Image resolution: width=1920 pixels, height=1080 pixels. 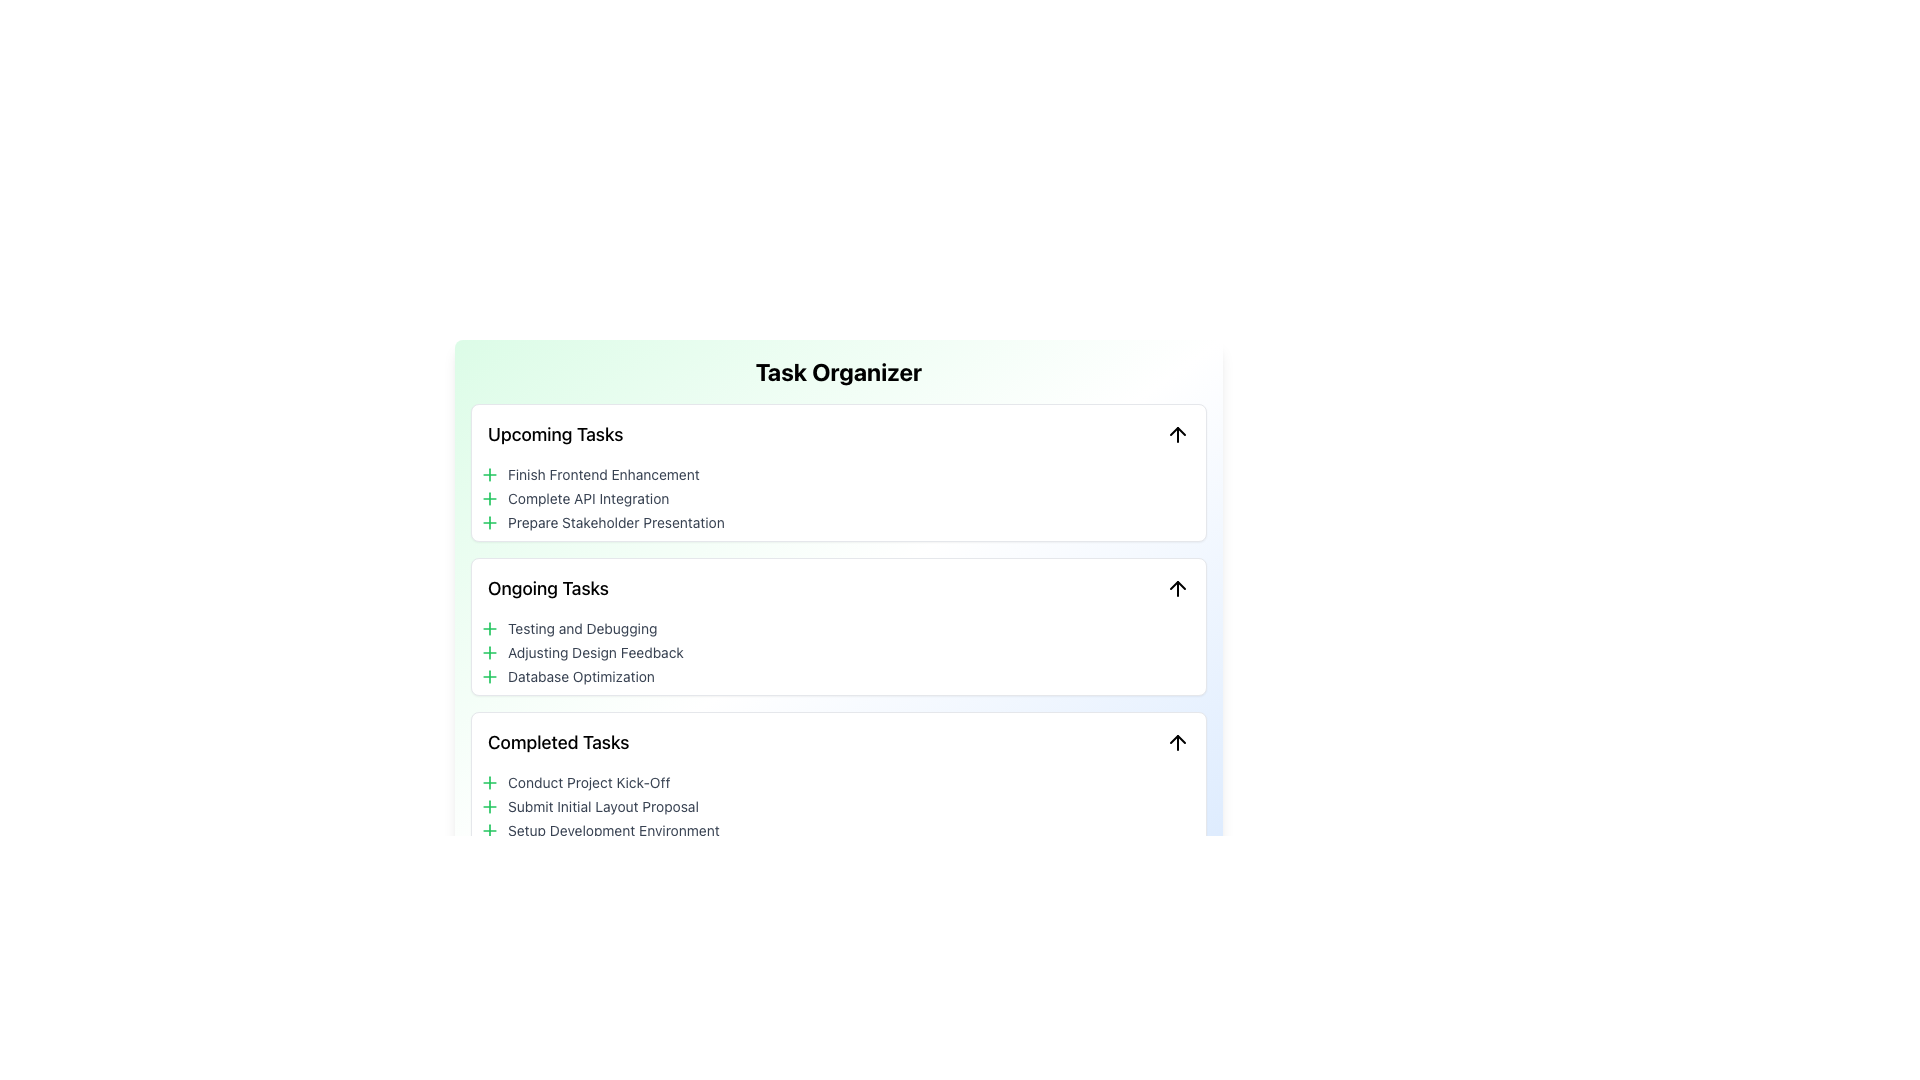 What do you see at coordinates (588, 782) in the screenshot?
I see `the text label that reads 'Conduct Project Kick-Off', which is styled in small gray font and is the first item under the 'Completed Tasks' section` at bounding box center [588, 782].